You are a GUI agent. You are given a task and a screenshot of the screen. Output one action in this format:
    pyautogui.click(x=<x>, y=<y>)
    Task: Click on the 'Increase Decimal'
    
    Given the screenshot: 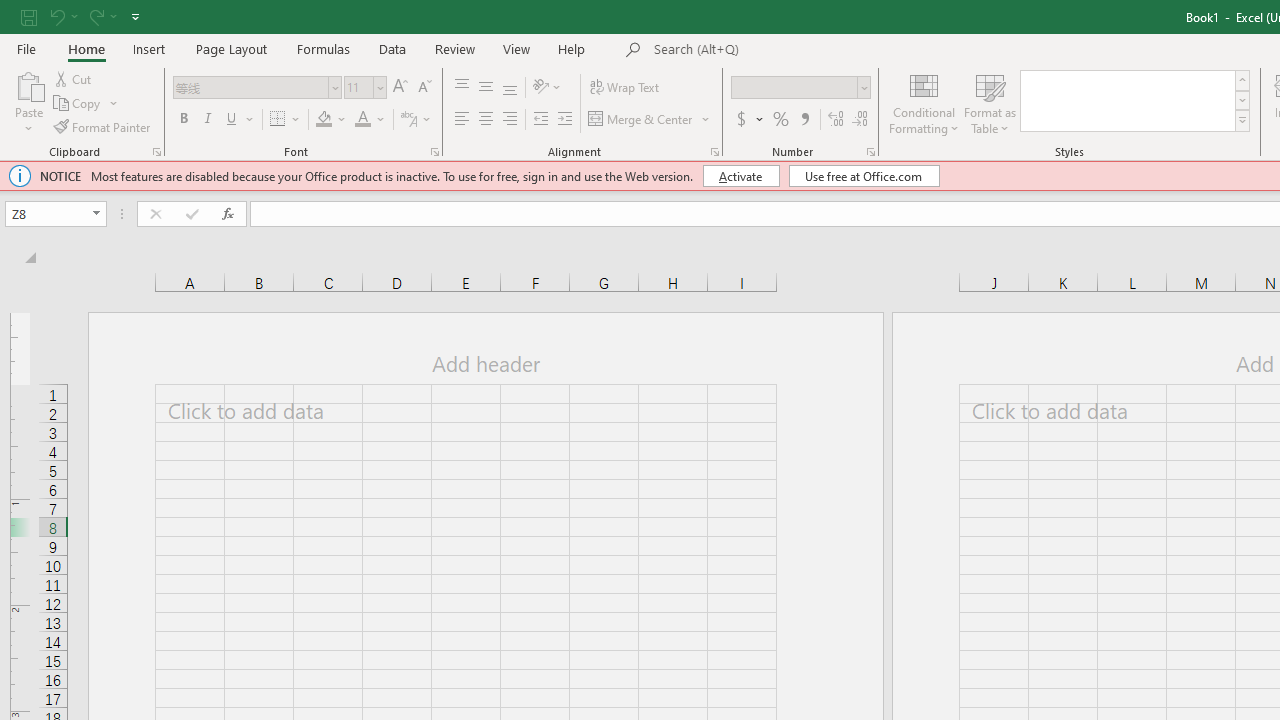 What is the action you would take?
    pyautogui.click(x=836, y=119)
    